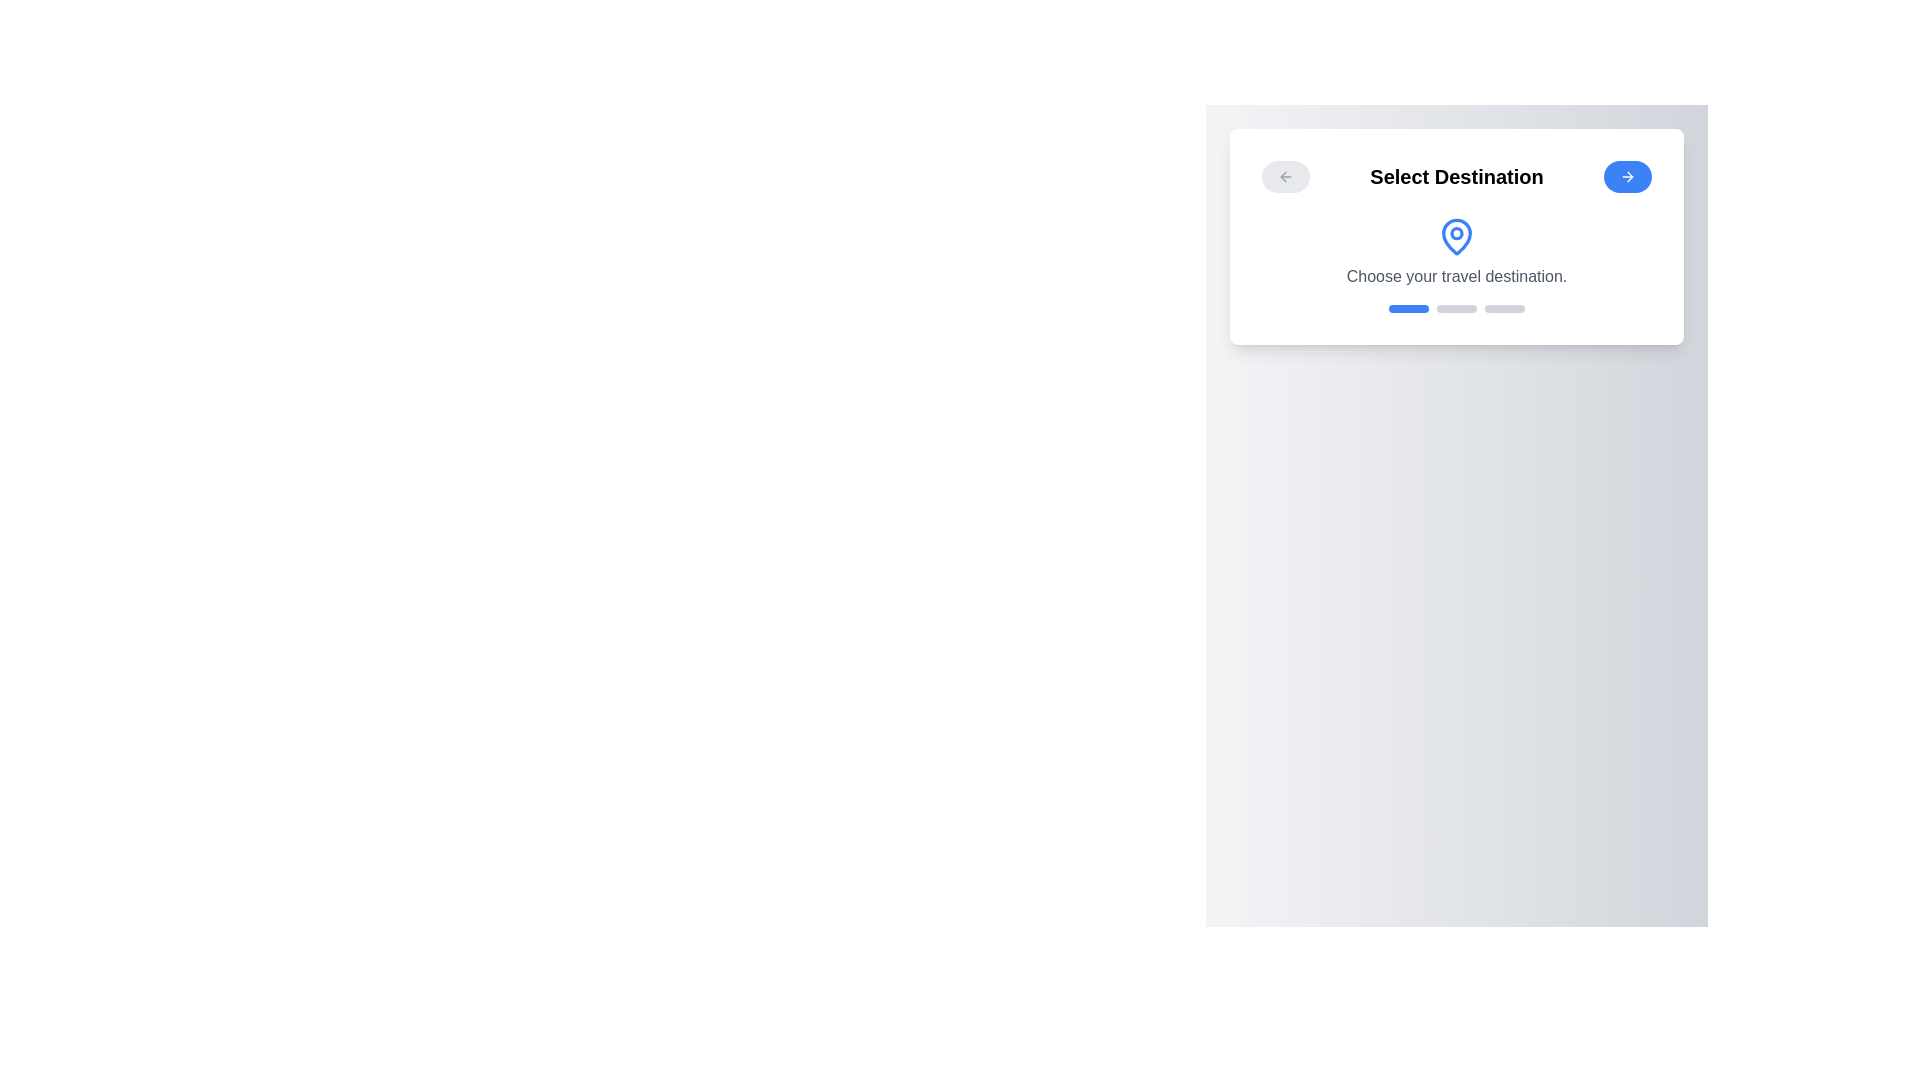 The image size is (1920, 1080). I want to click on the outlined right-pointing arrow icon located in the top-right section of the interface, which is part of a control or navigational button with a blue background, associated with the 'Select Destination' card component, so click(1630, 176).